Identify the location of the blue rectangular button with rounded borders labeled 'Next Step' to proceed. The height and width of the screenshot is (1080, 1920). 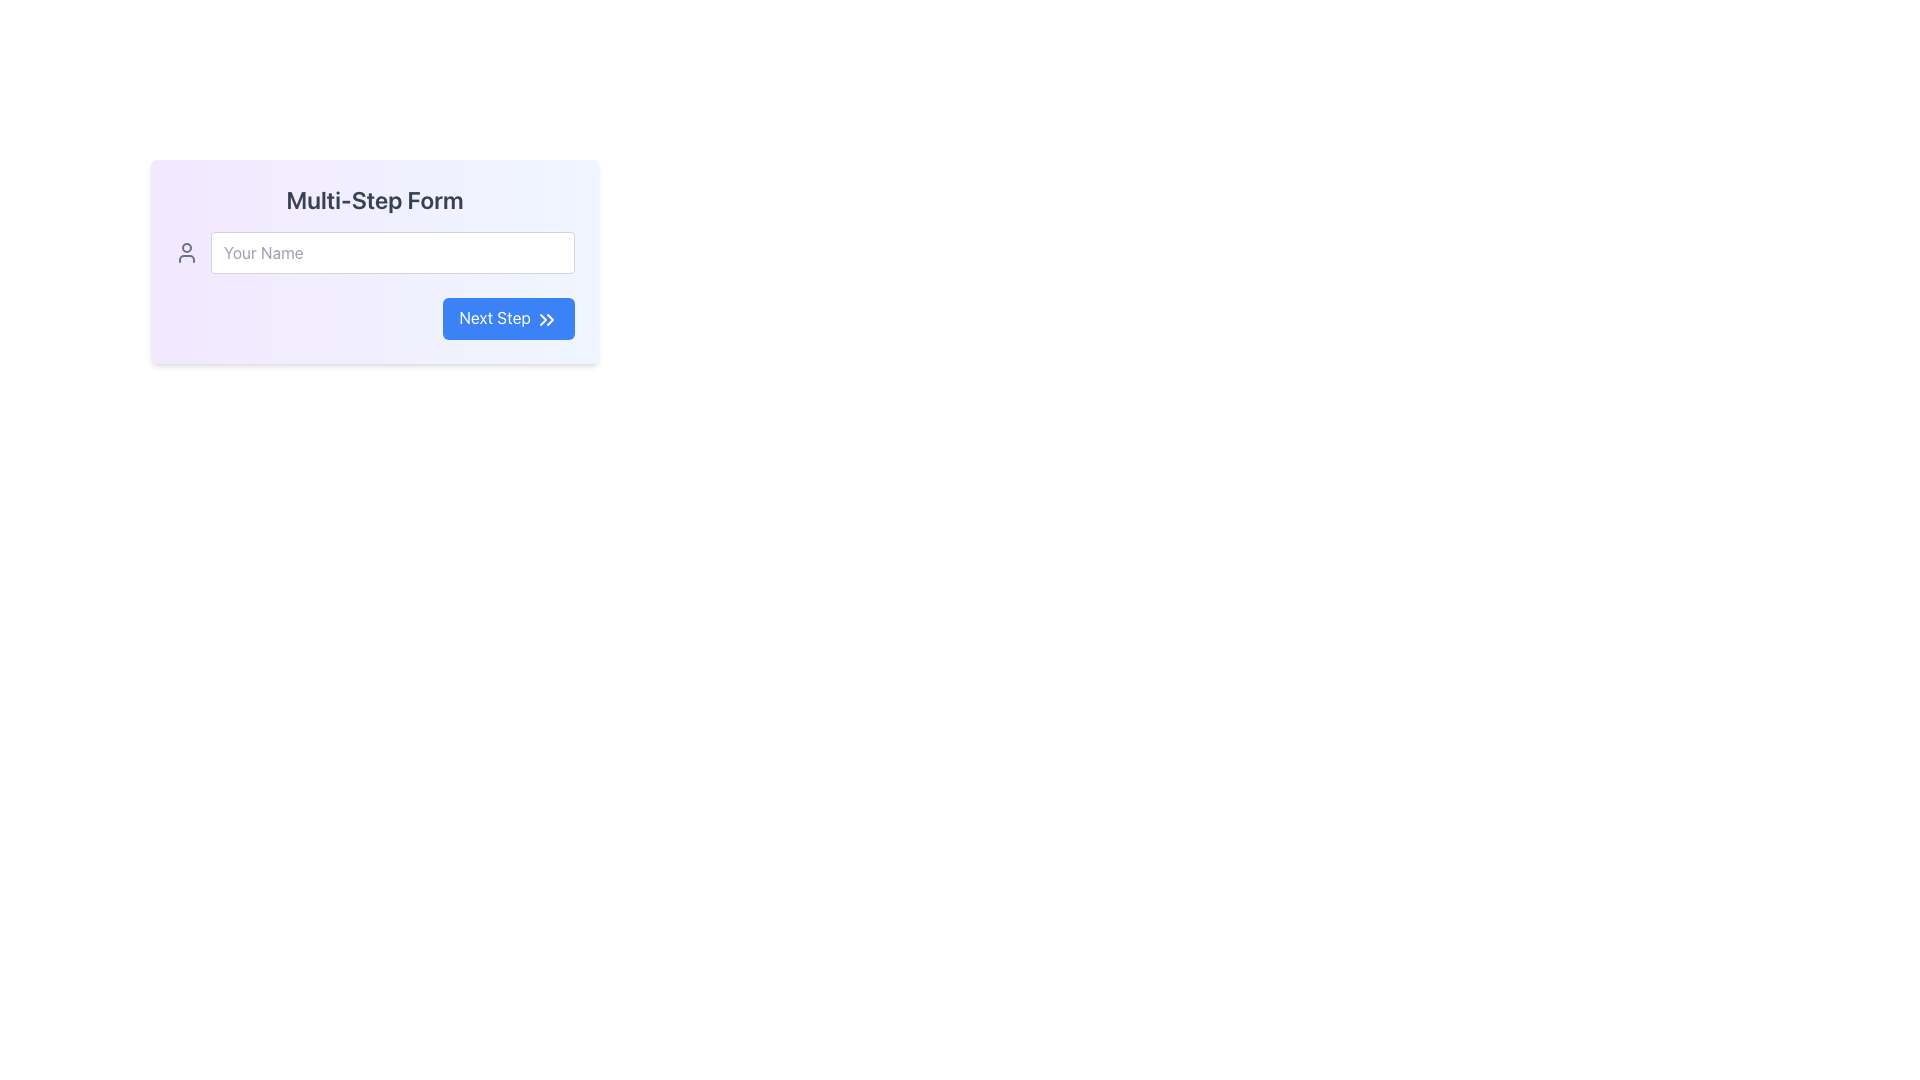
(509, 317).